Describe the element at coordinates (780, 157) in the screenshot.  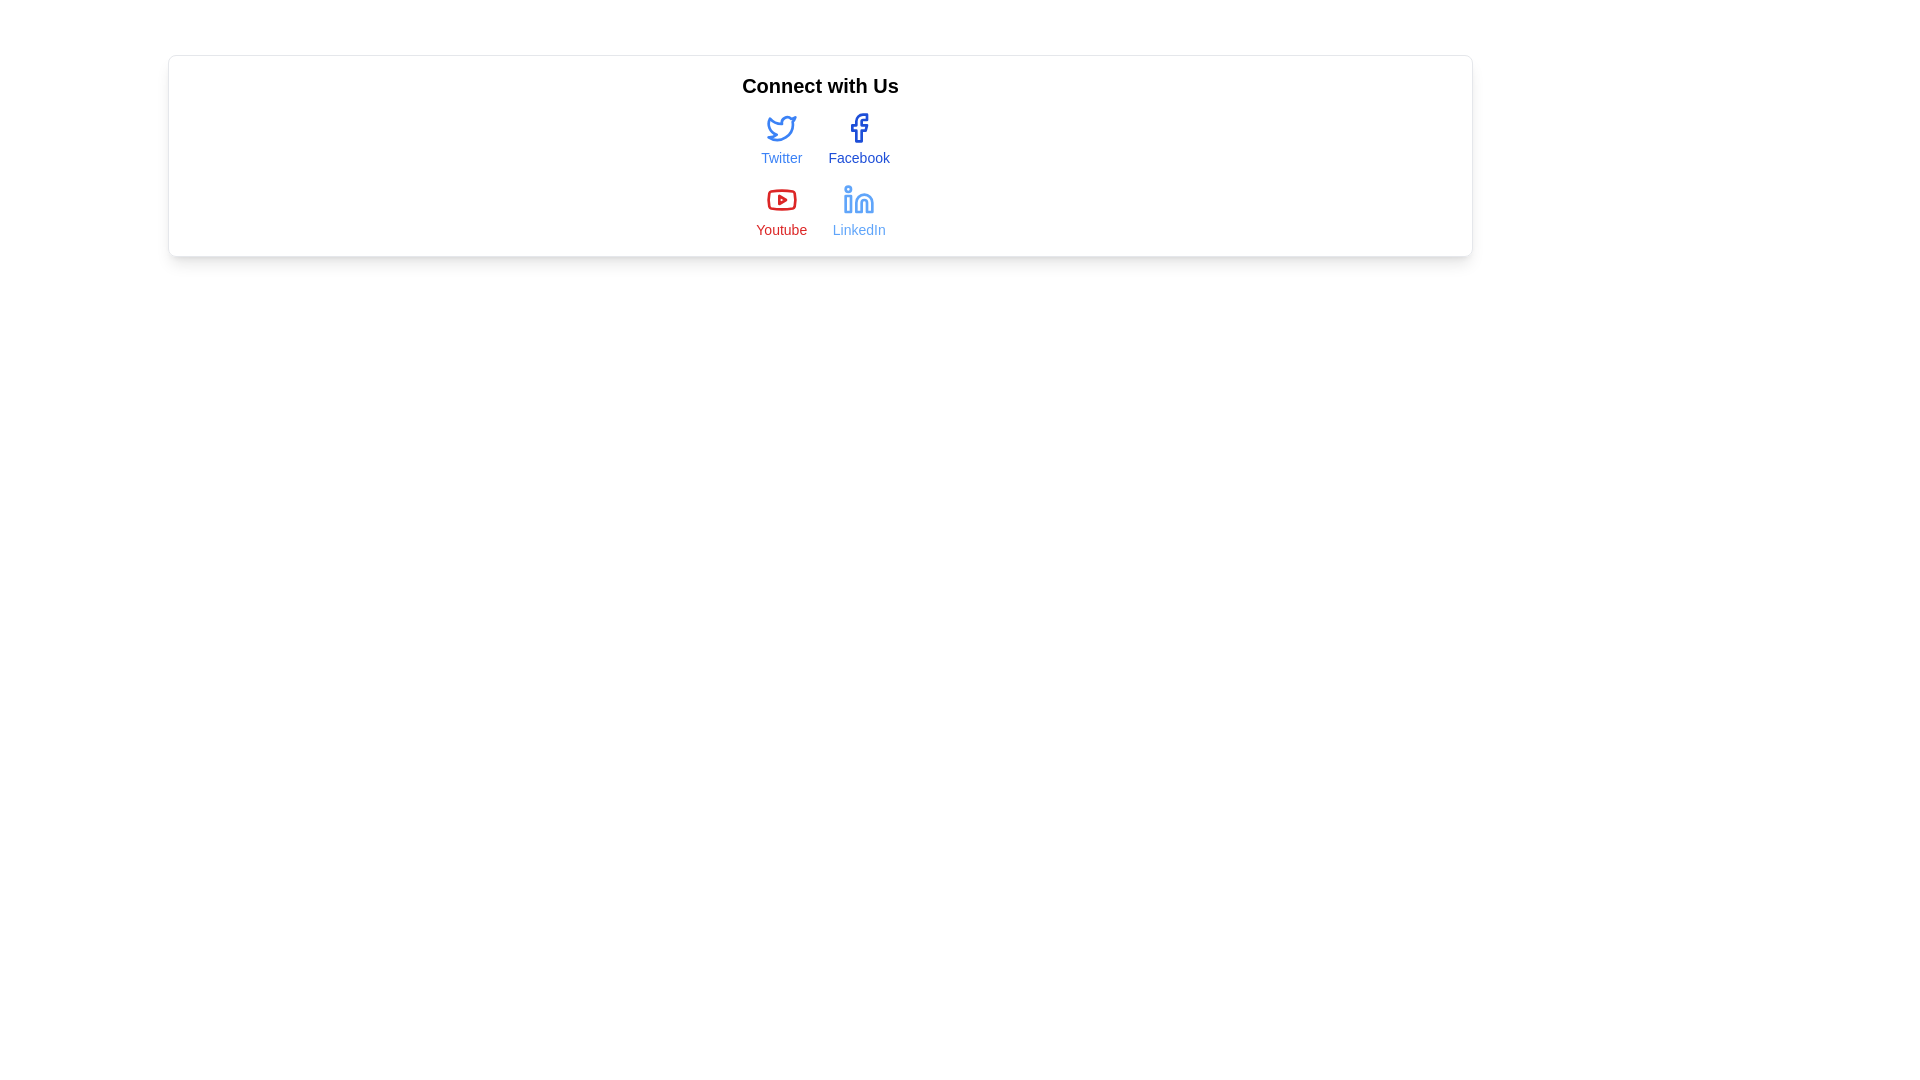
I see `the Twitter label, which serves as a textual identification for the corresponding clickable Twitter icon, positioned directly beneath it in the first column of a grid of social media items` at that location.